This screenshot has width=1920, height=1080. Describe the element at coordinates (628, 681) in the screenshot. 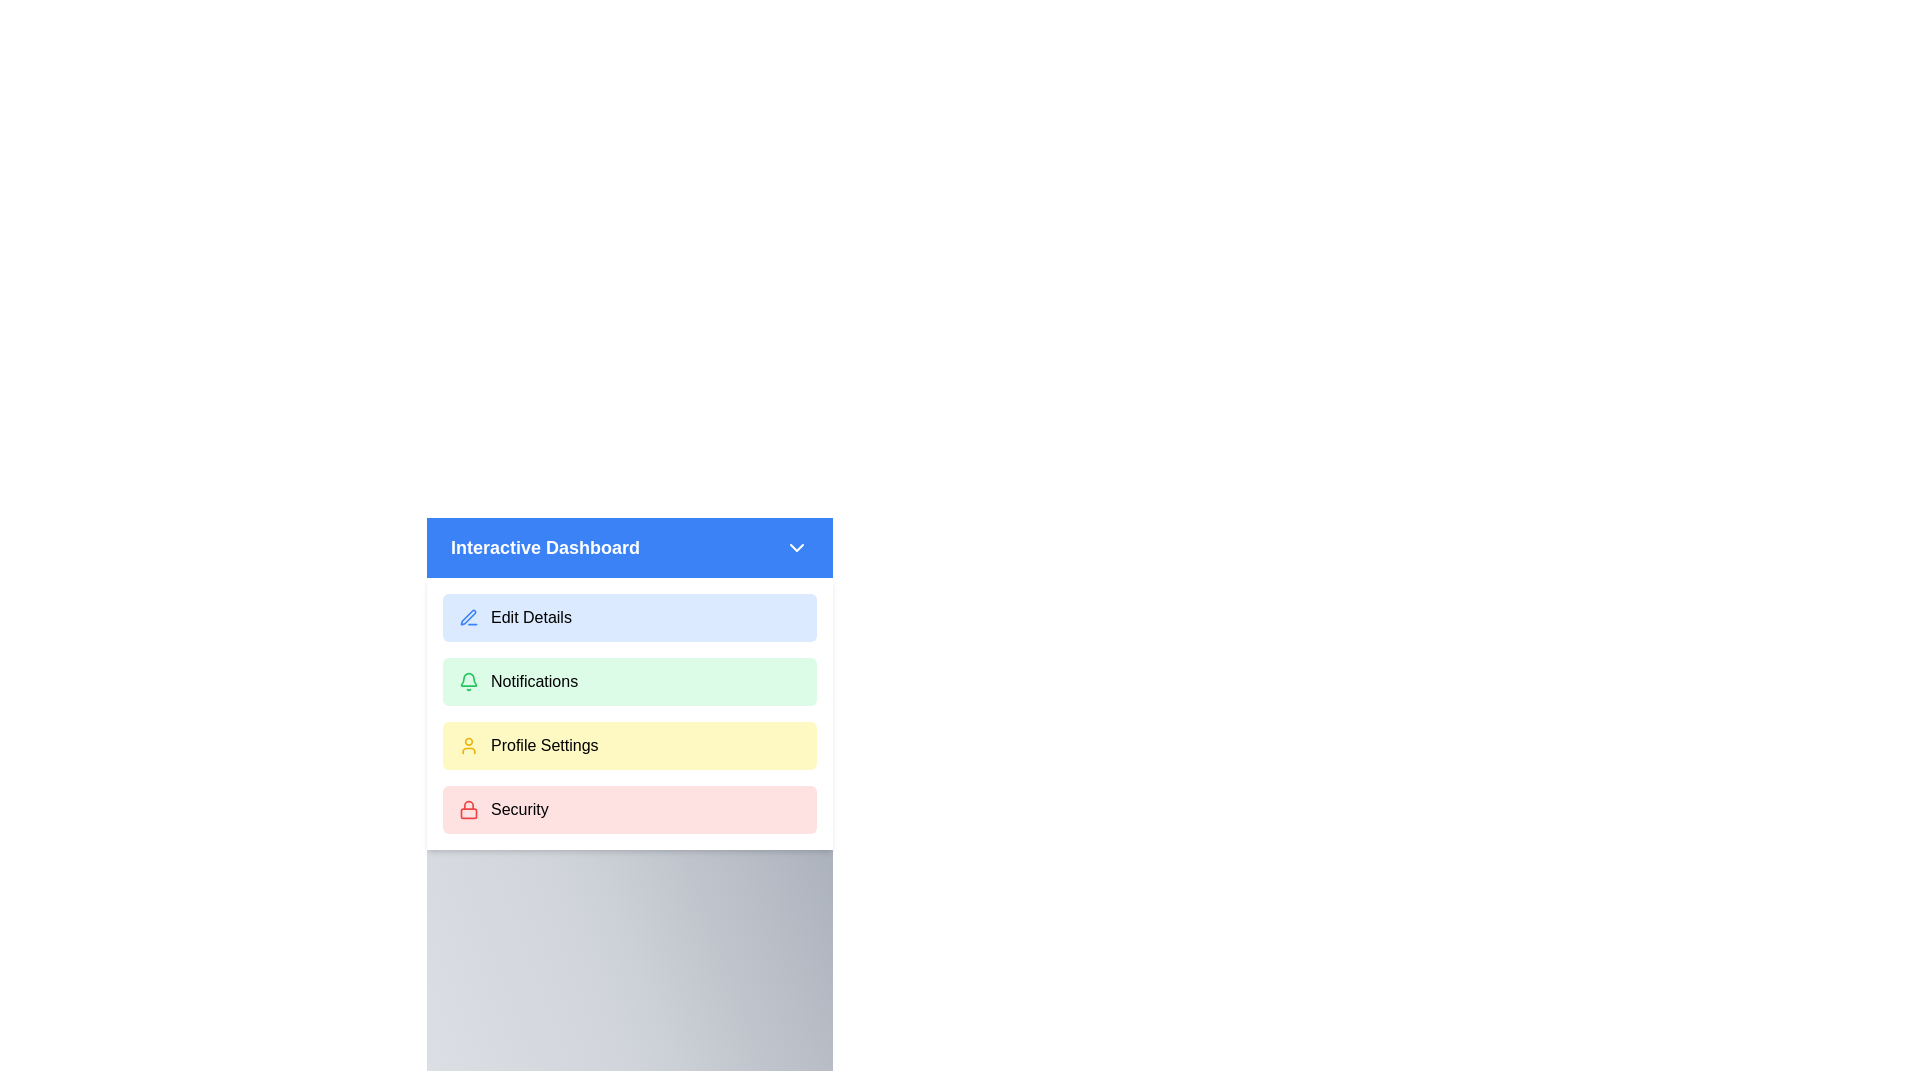

I see `the menu option Notifications from the list` at that location.